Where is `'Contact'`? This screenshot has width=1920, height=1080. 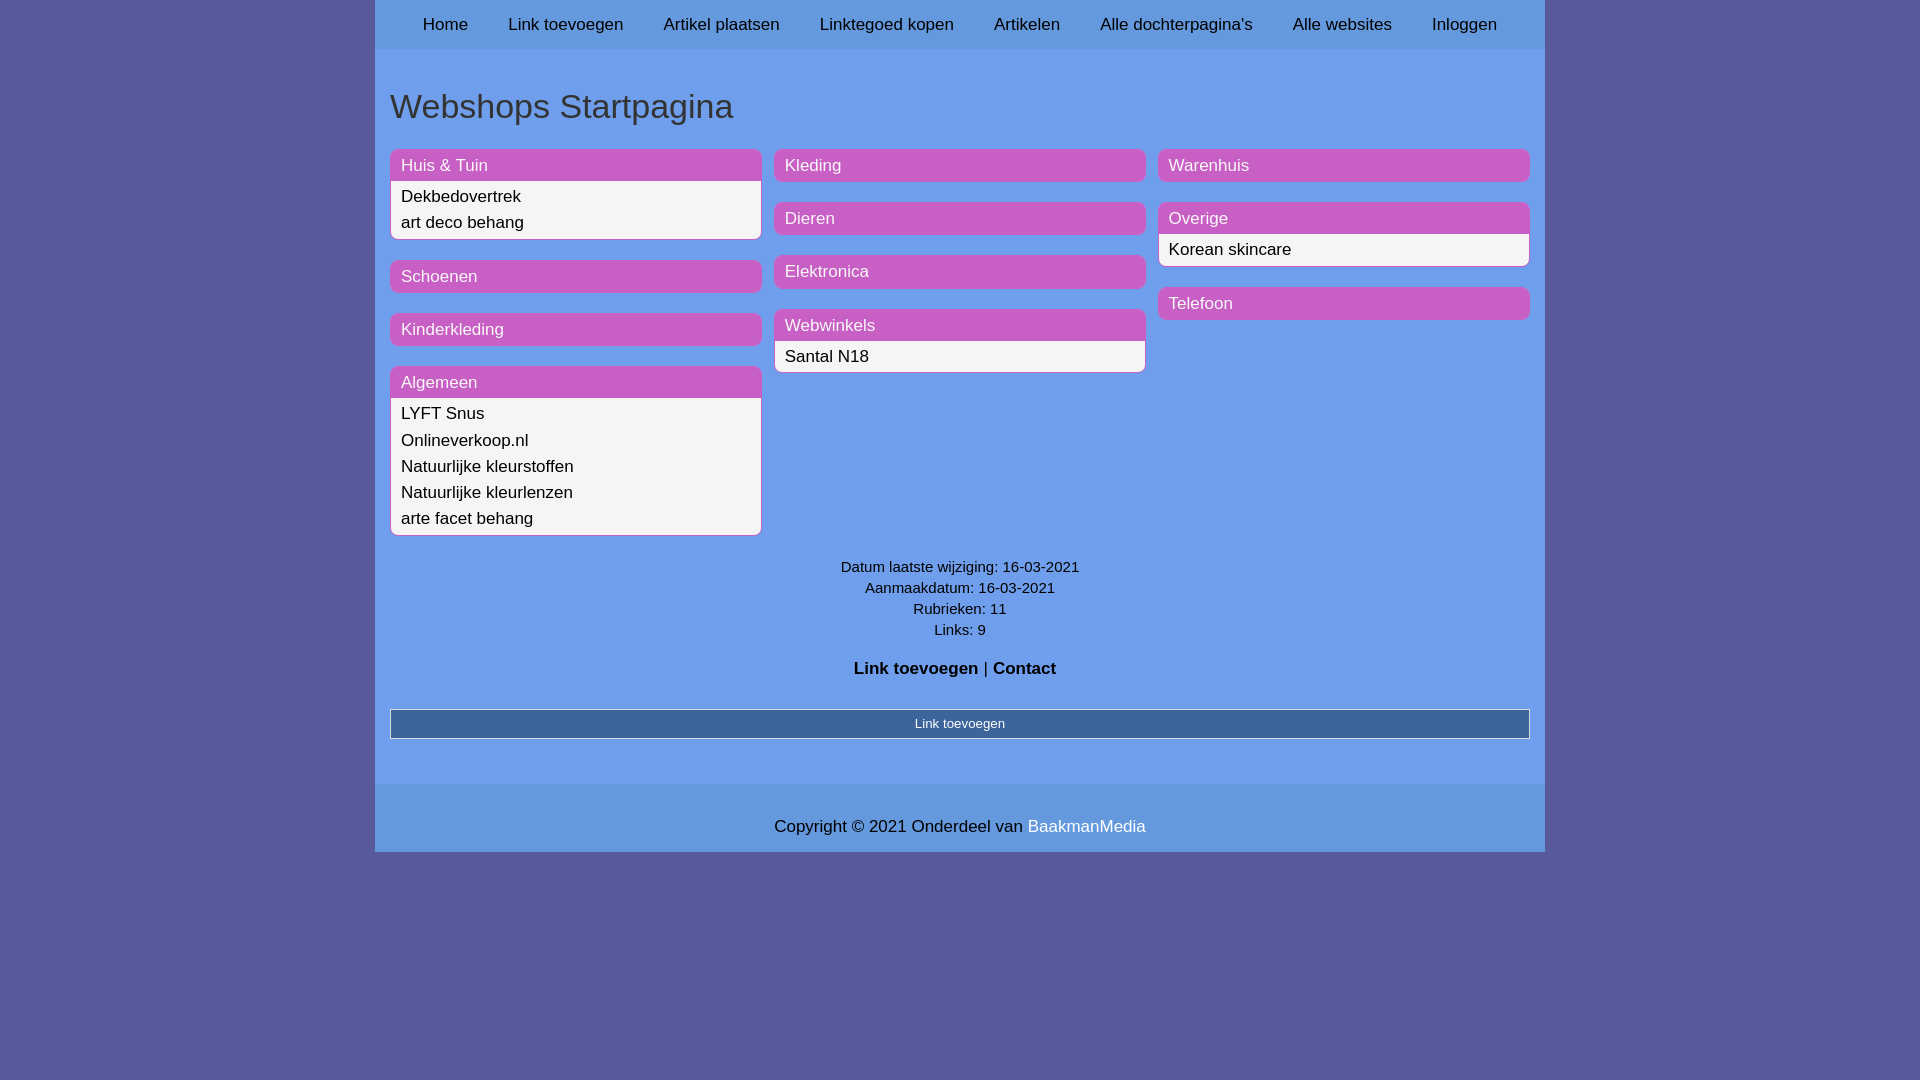
'Contact' is located at coordinates (1024, 668).